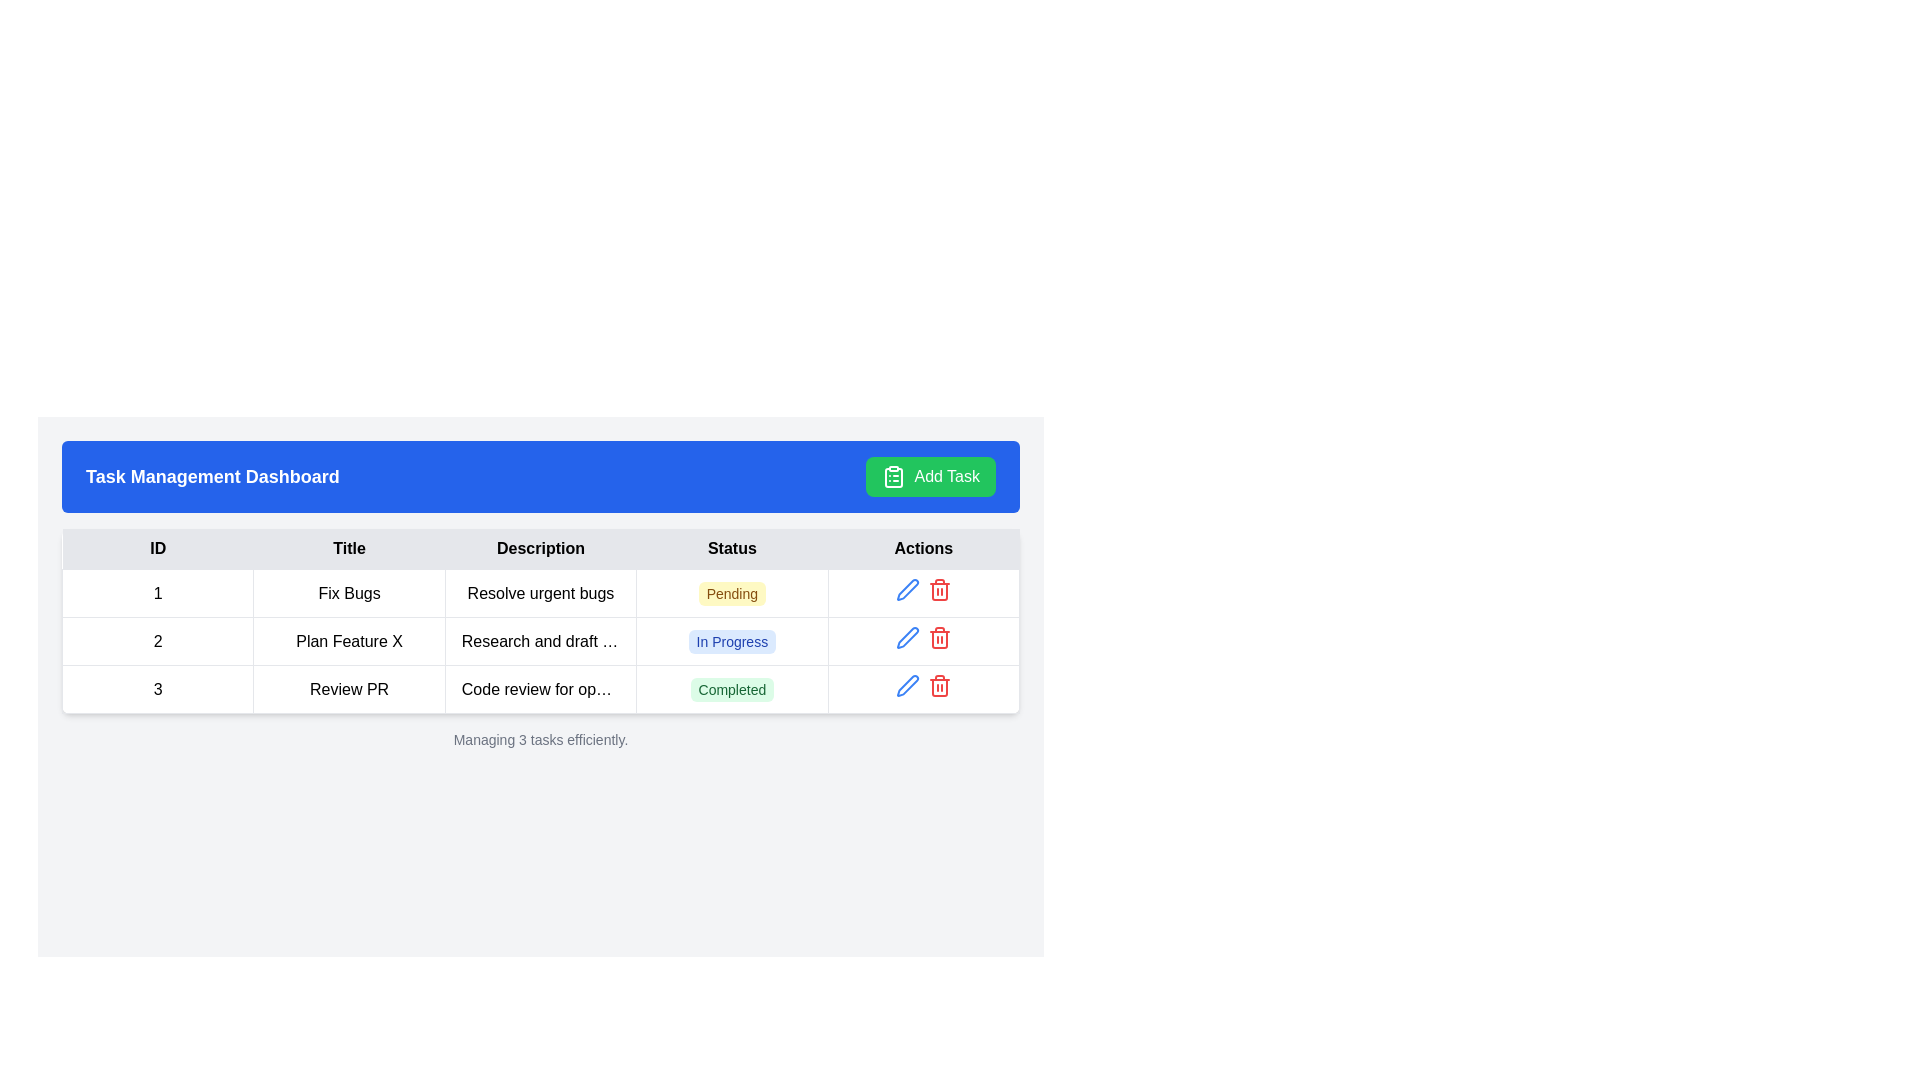  Describe the element at coordinates (349, 592) in the screenshot. I see `the 'Fix Bugs' text label located in the 'Title' column of the first row of the table` at that location.